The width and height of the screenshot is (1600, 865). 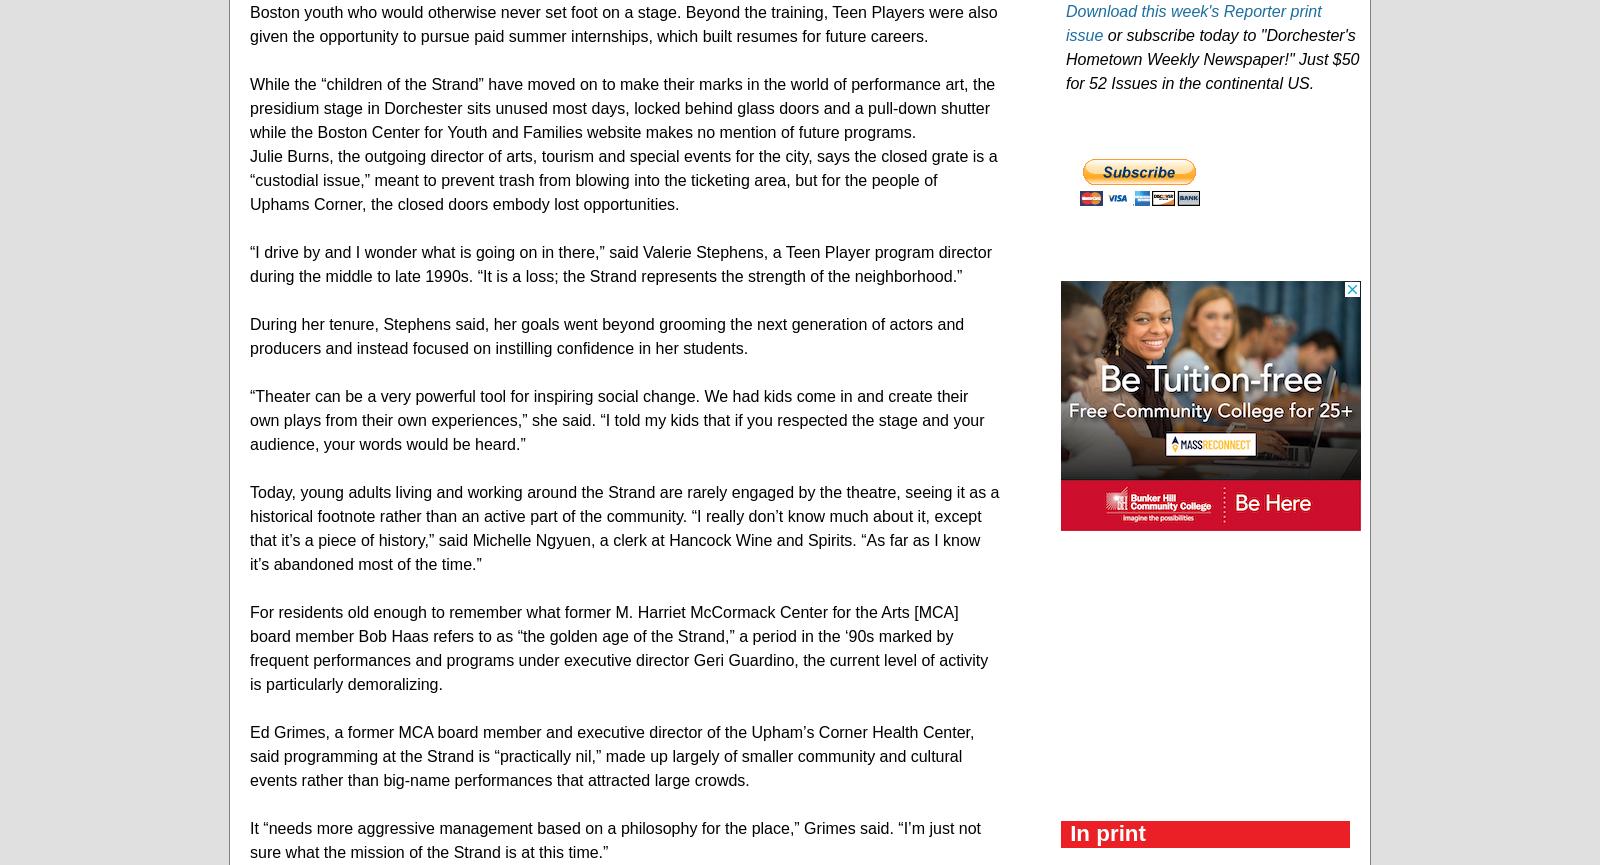 I want to click on 'Today, young adults living and working around the Strand are rarely engaged by the theatre, seeing it as a historical footnote rather than an active part of the community. “I really don’t know much about it, except that it’s a piece of history,” said Michelle Ngyuen, a clerk at Hancock Wine and Spirits. “As far as I know it’s abandoned most of the time.”', so click(x=624, y=526).